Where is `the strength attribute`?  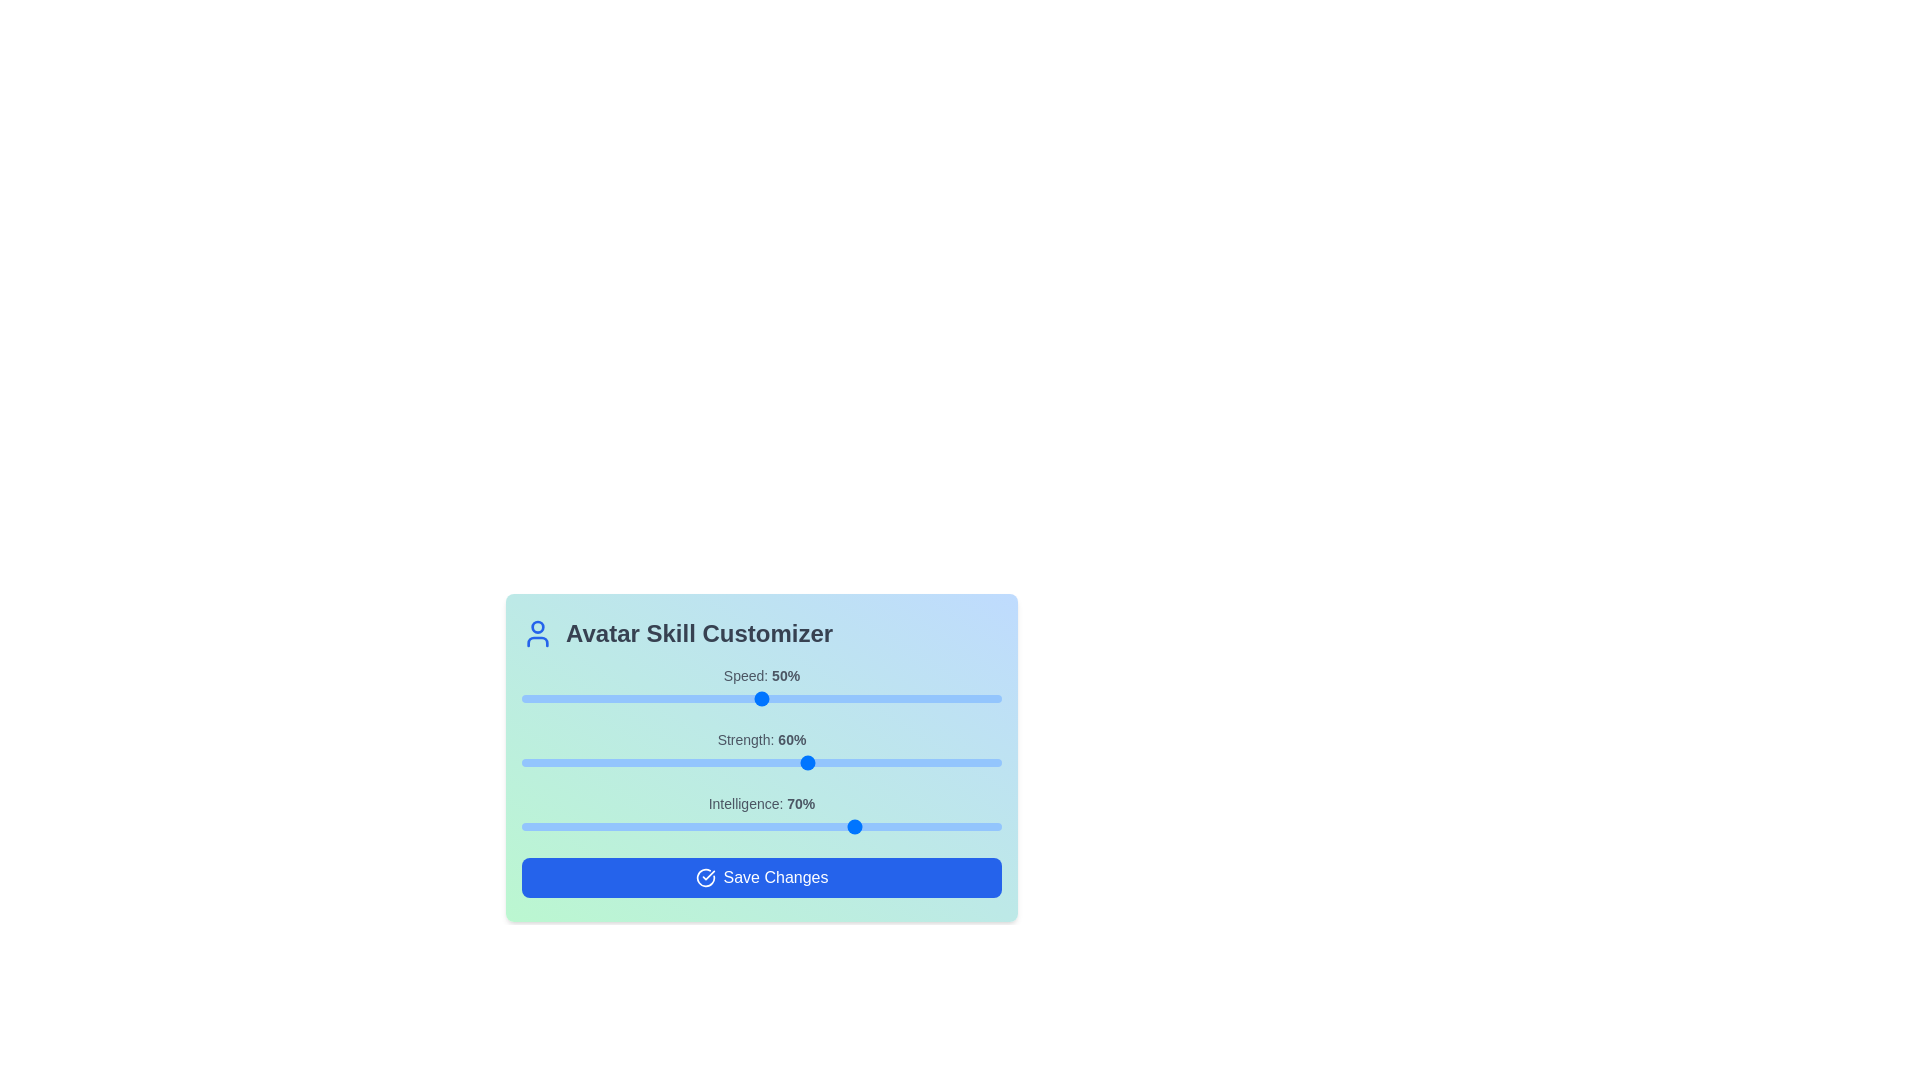 the strength attribute is located at coordinates (573, 763).